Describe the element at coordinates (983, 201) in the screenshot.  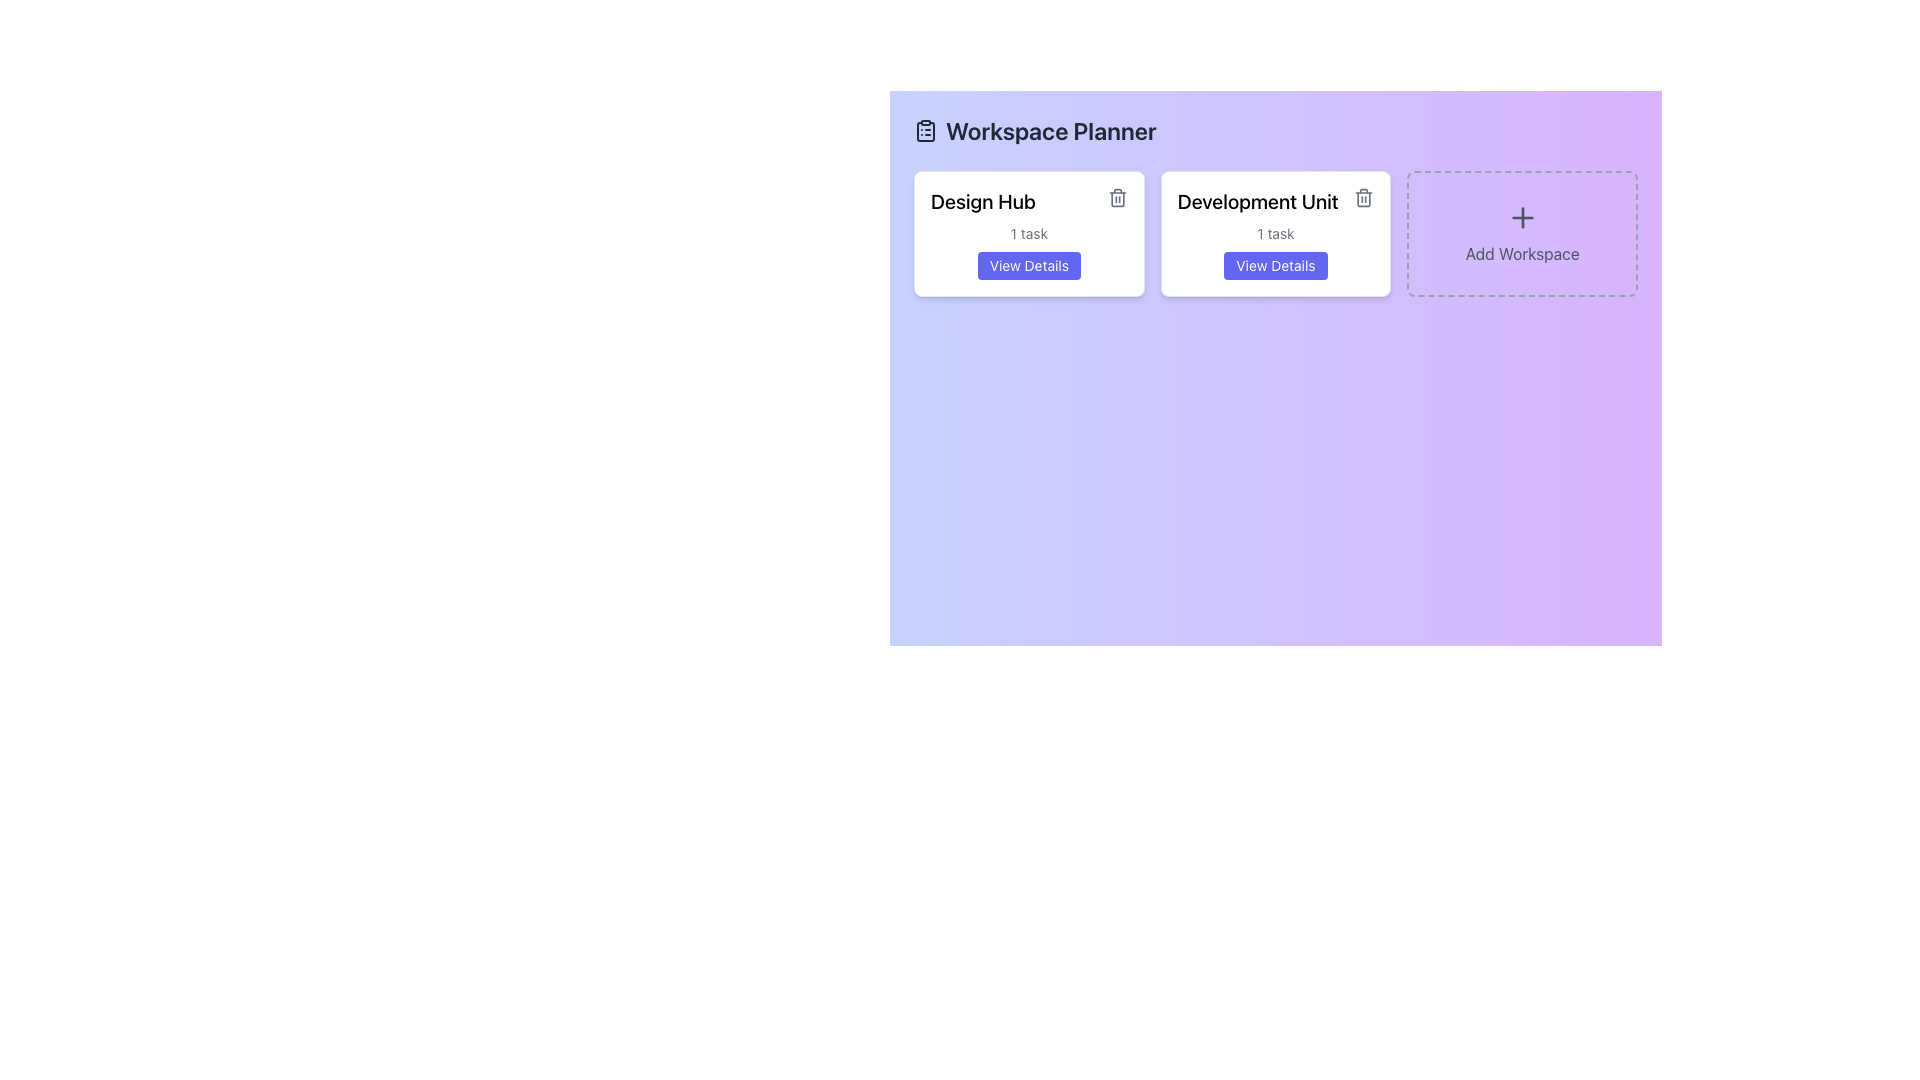
I see `text 'Design Hub' which is displayed in a larger font size and bold style, positioned in the left card under the 'Workspace Planner' heading` at that location.